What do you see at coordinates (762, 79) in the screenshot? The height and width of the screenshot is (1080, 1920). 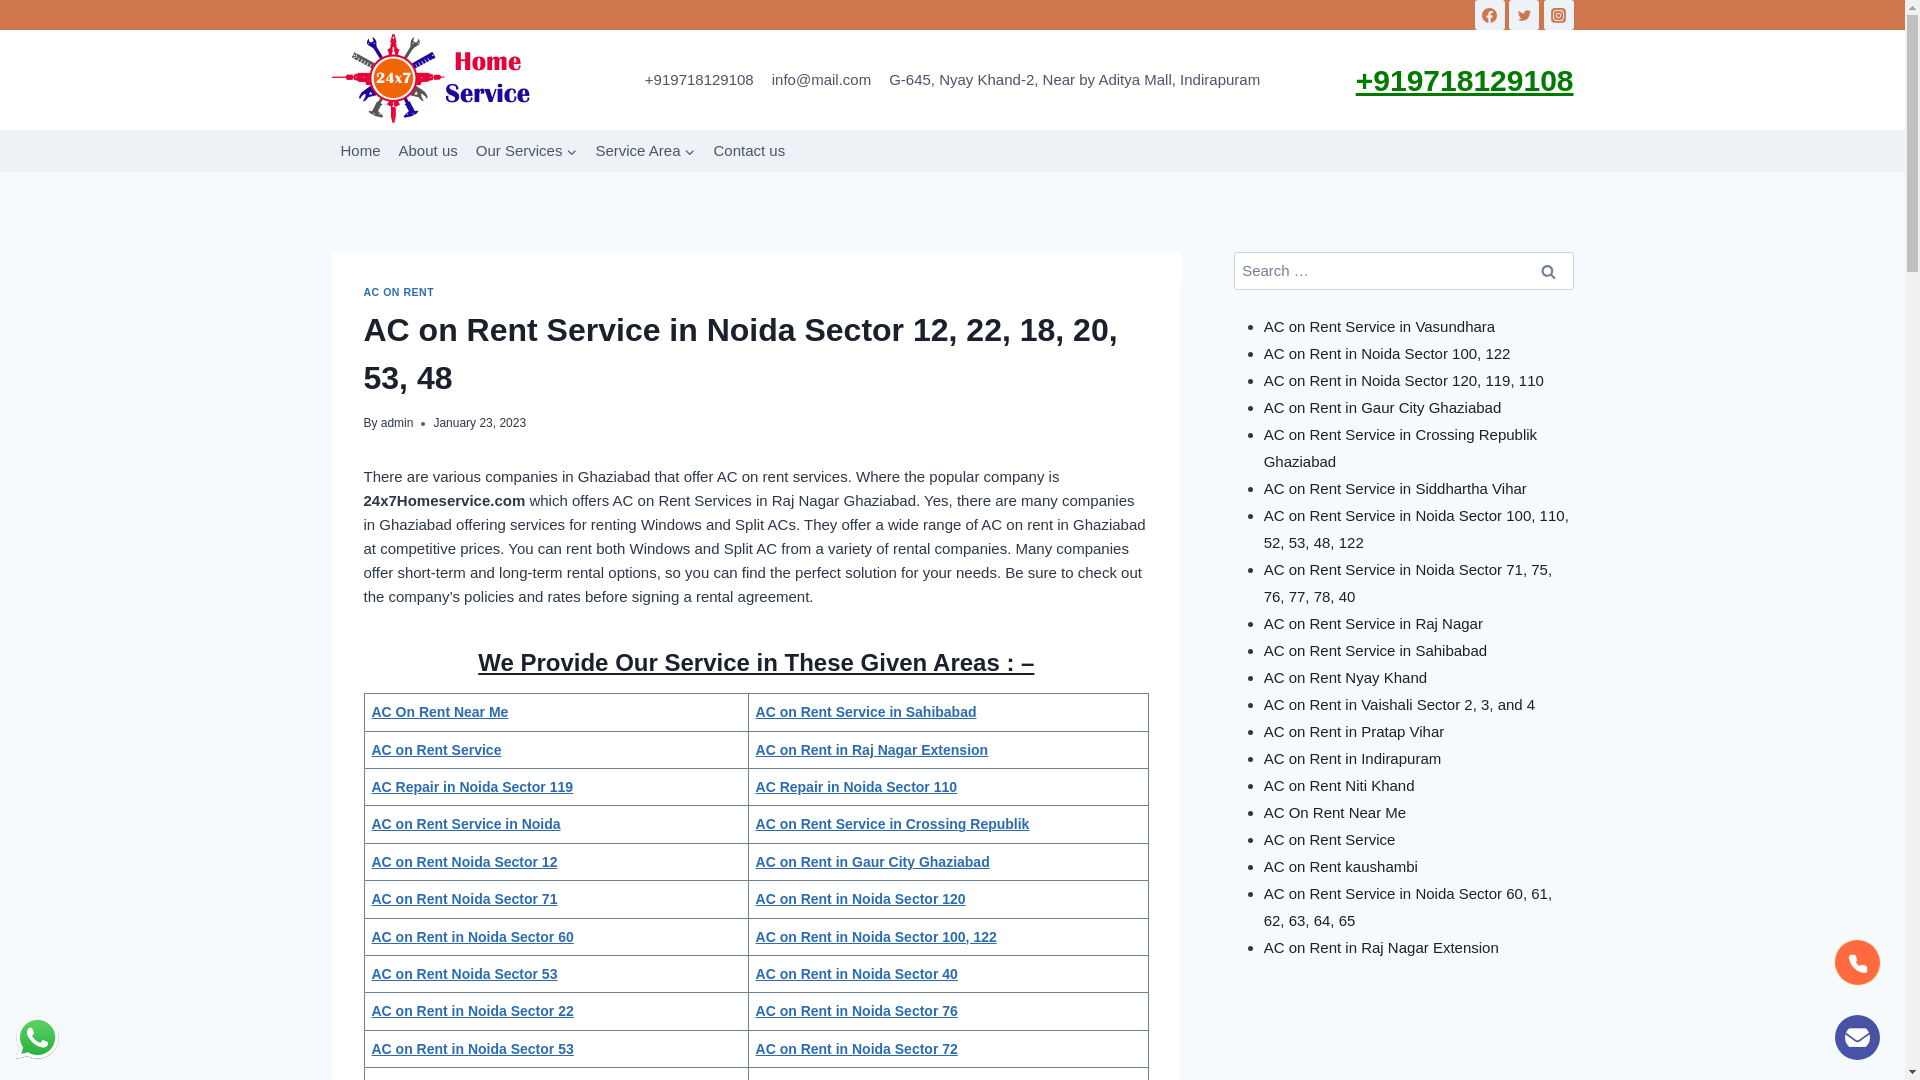 I see `'info@mail.com'` at bounding box center [762, 79].